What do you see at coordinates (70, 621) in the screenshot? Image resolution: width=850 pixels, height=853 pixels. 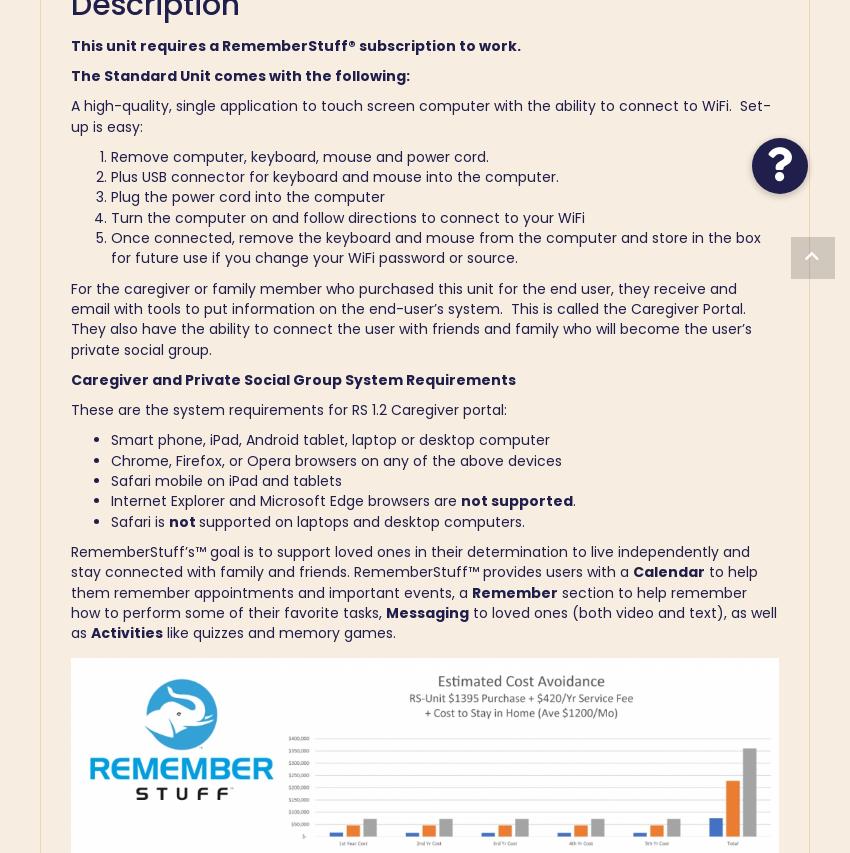 I see `'to loved ones (both video and text), as well as'` at bounding box center [70, 621].